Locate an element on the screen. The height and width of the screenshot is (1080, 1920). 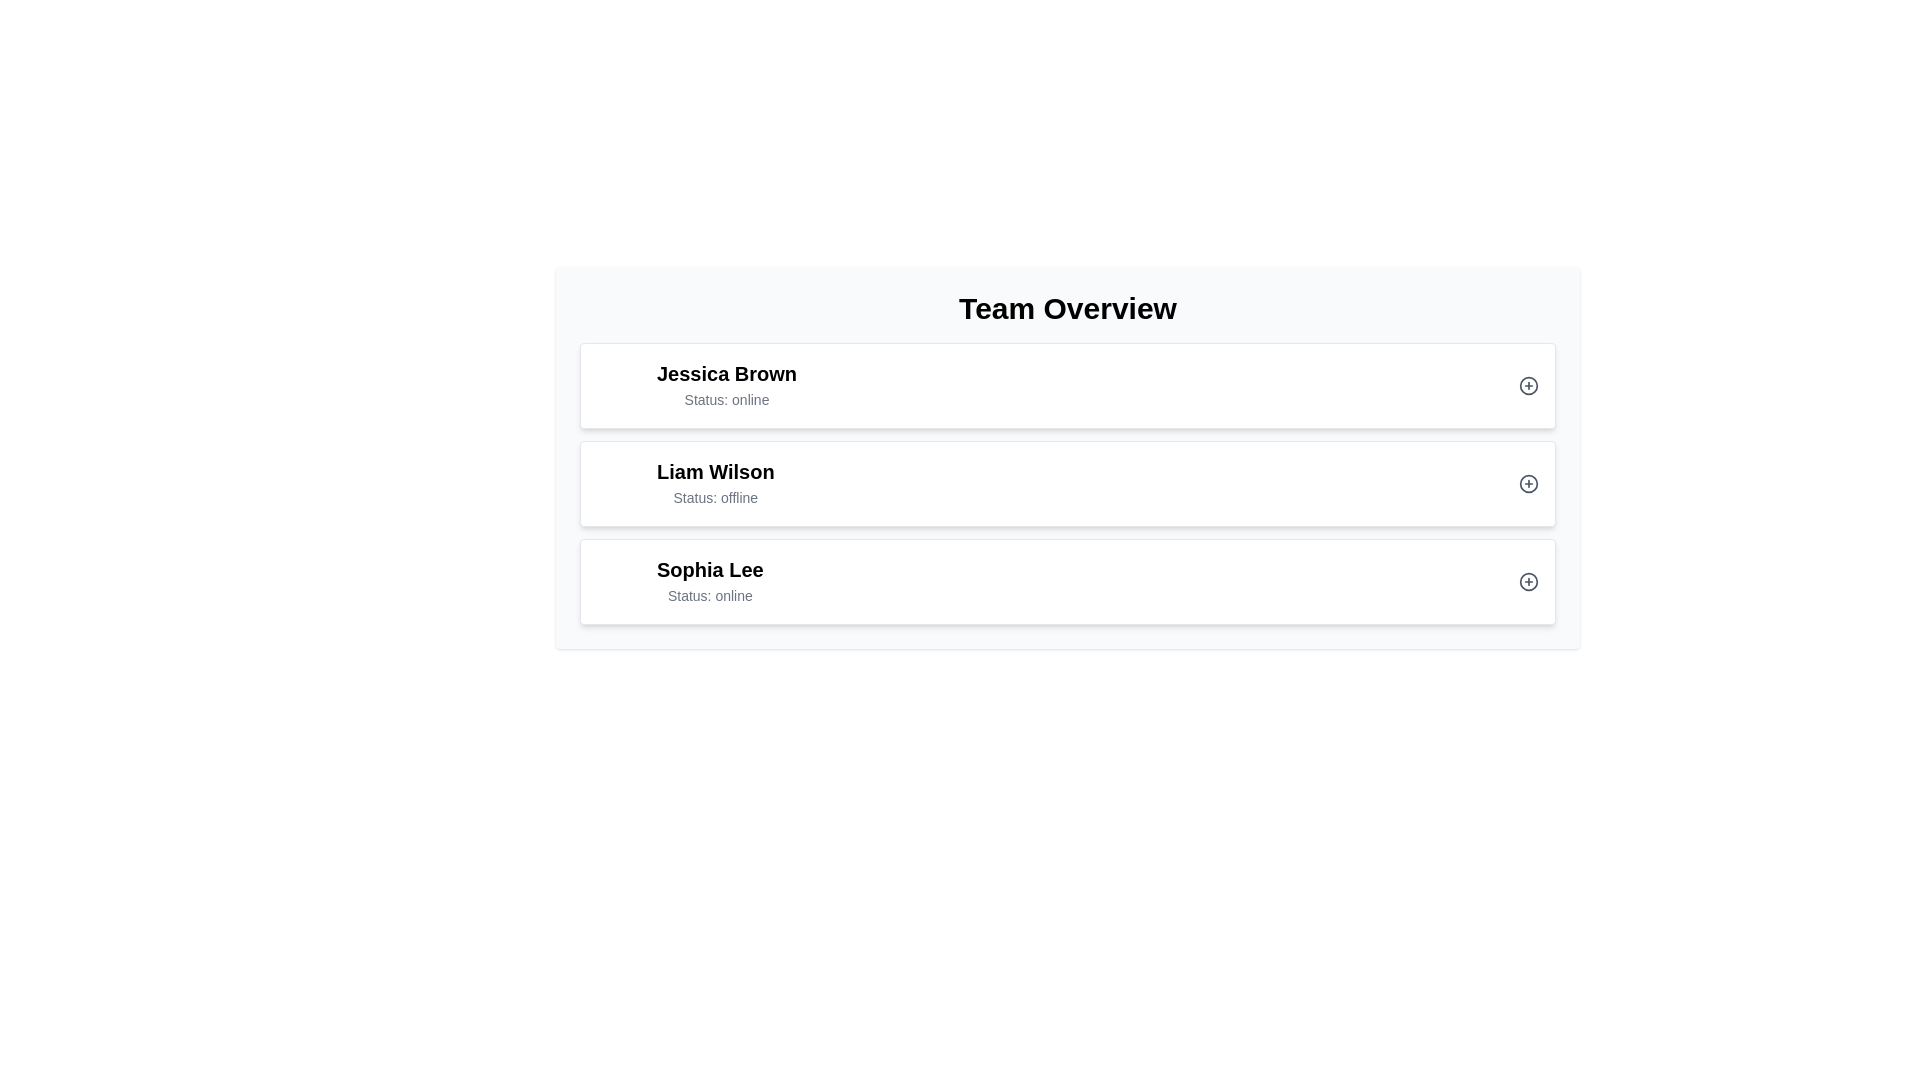
the Text display group containing 'Jessica Brown' in bold and 'Status: online' is located at coordinates (726, 385).